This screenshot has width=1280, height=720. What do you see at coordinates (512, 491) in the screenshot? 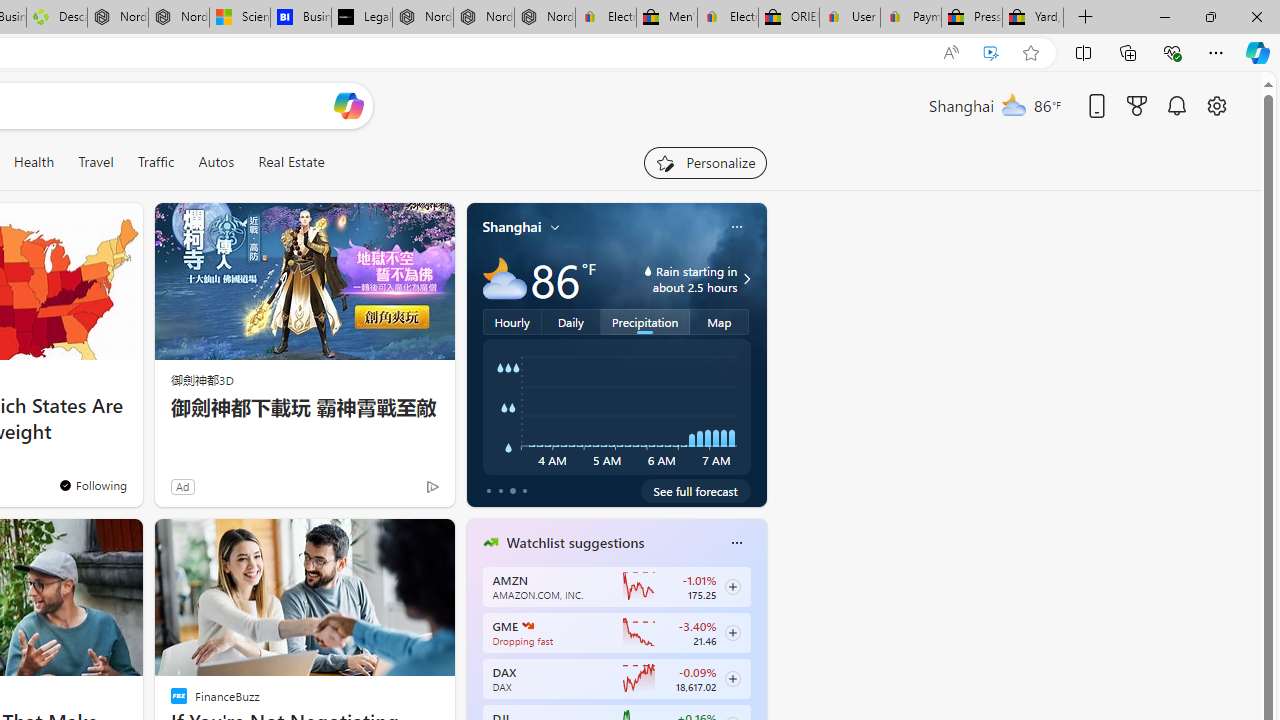
I see `'tab-2'` at bounding box center [512, 491].